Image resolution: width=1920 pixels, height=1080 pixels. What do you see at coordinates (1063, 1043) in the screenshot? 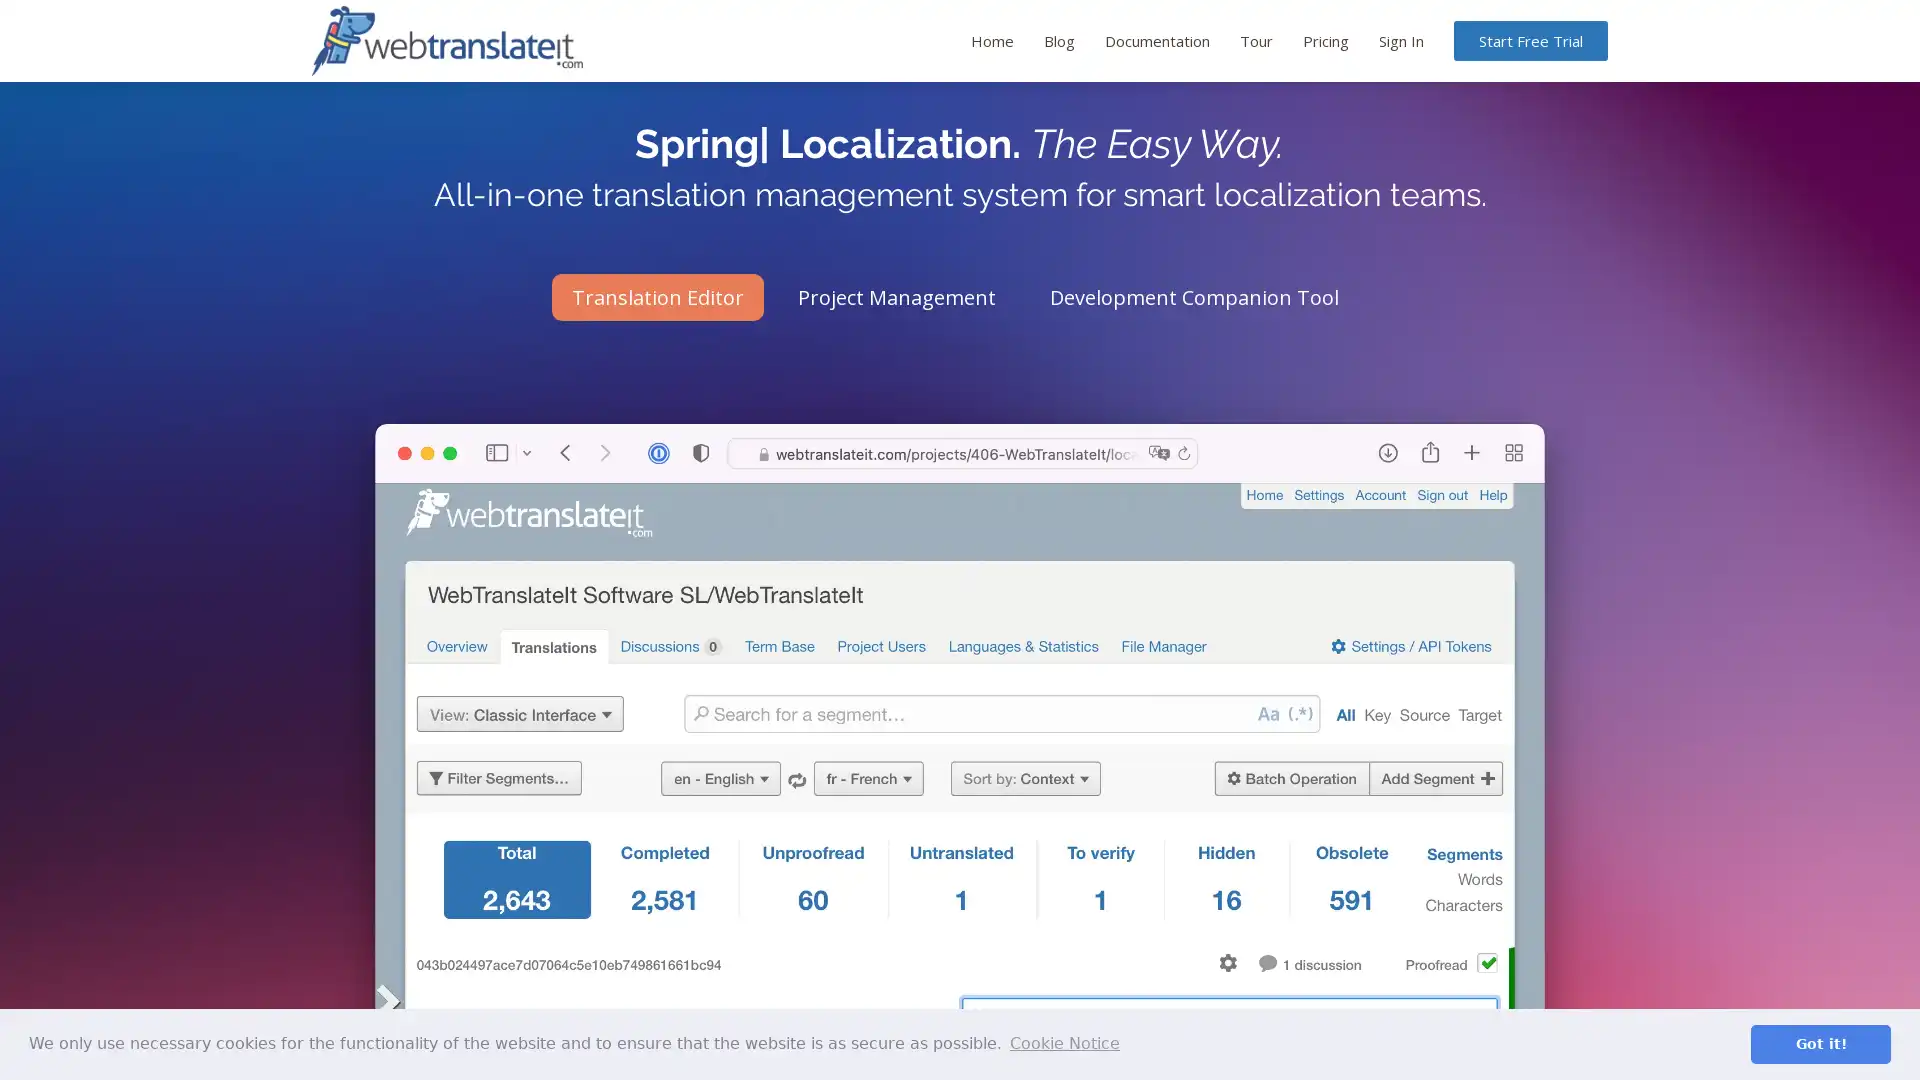
I see `learn more about cookies` at bounding box center [1063, 1043].